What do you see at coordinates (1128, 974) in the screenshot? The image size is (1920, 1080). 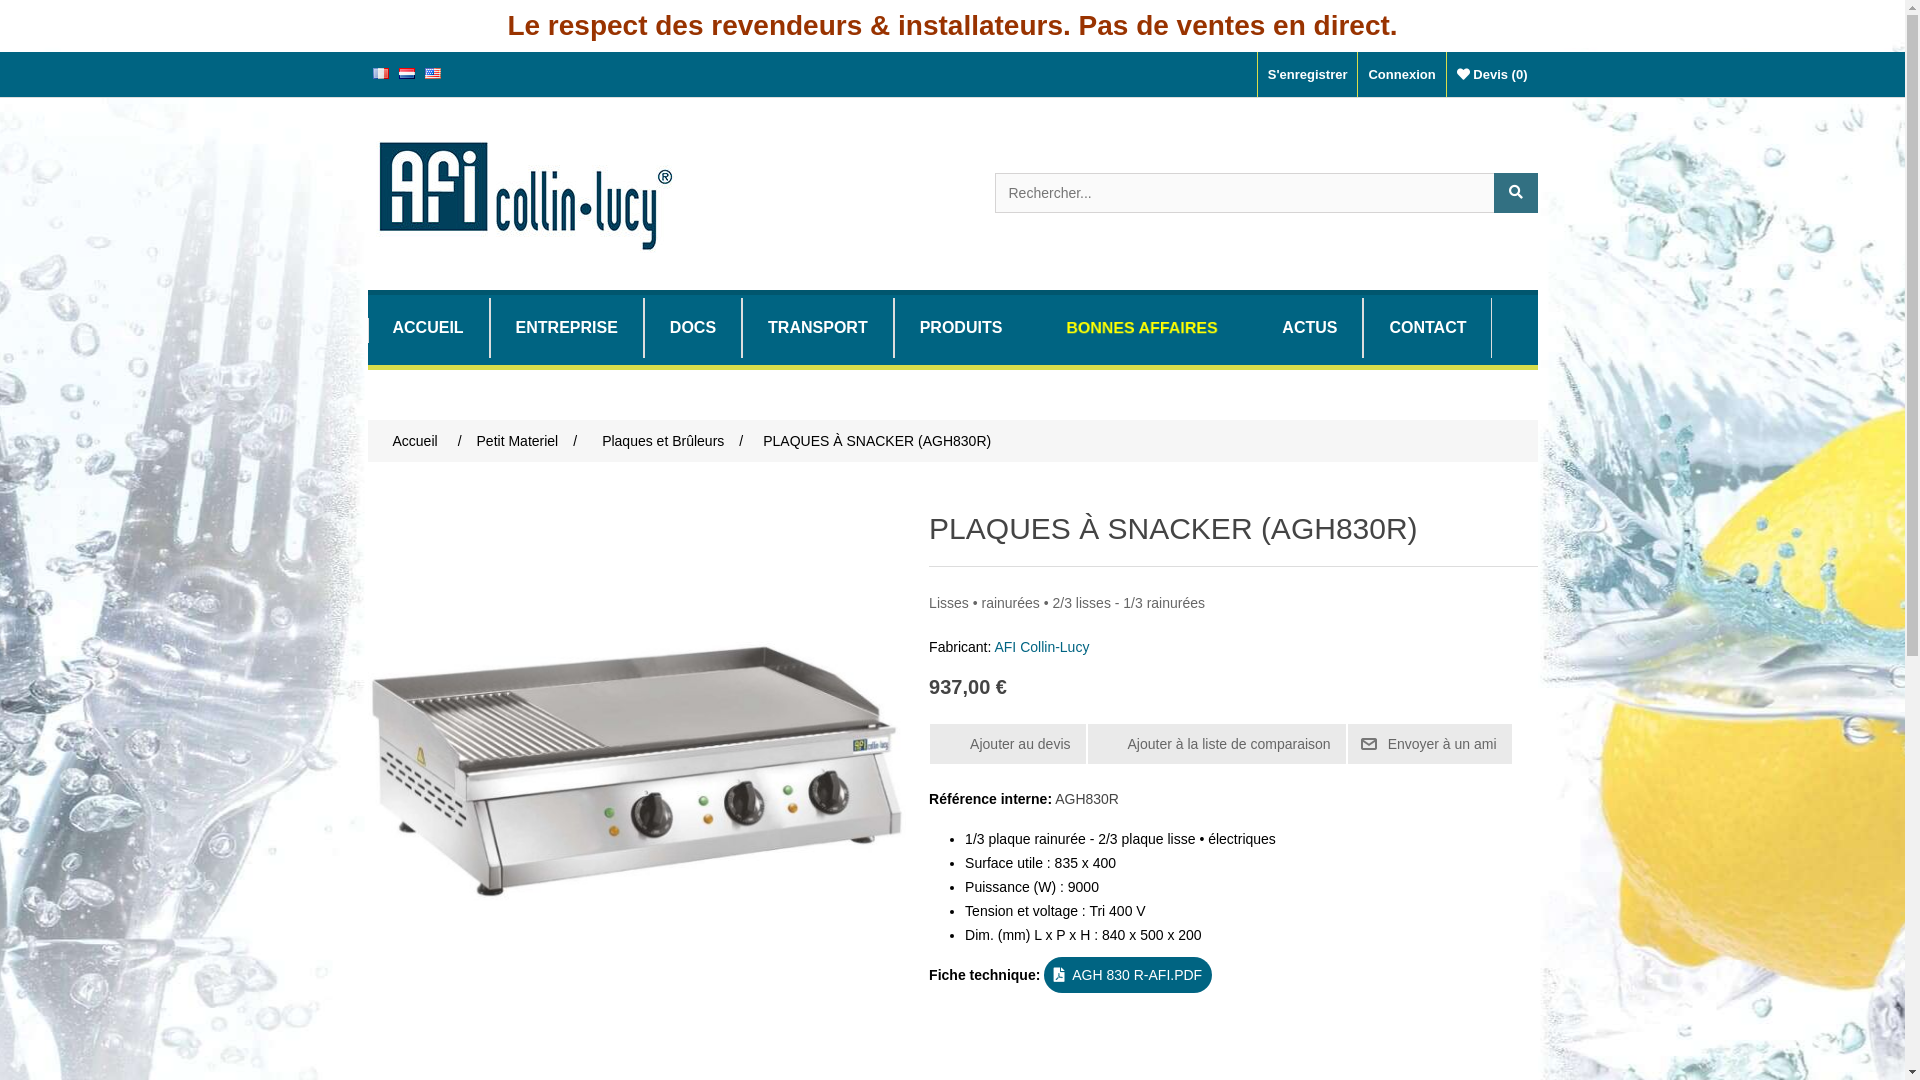 I see `'  AGH 830 R-AFI.PDF'` at bounding box center [1128, 974].